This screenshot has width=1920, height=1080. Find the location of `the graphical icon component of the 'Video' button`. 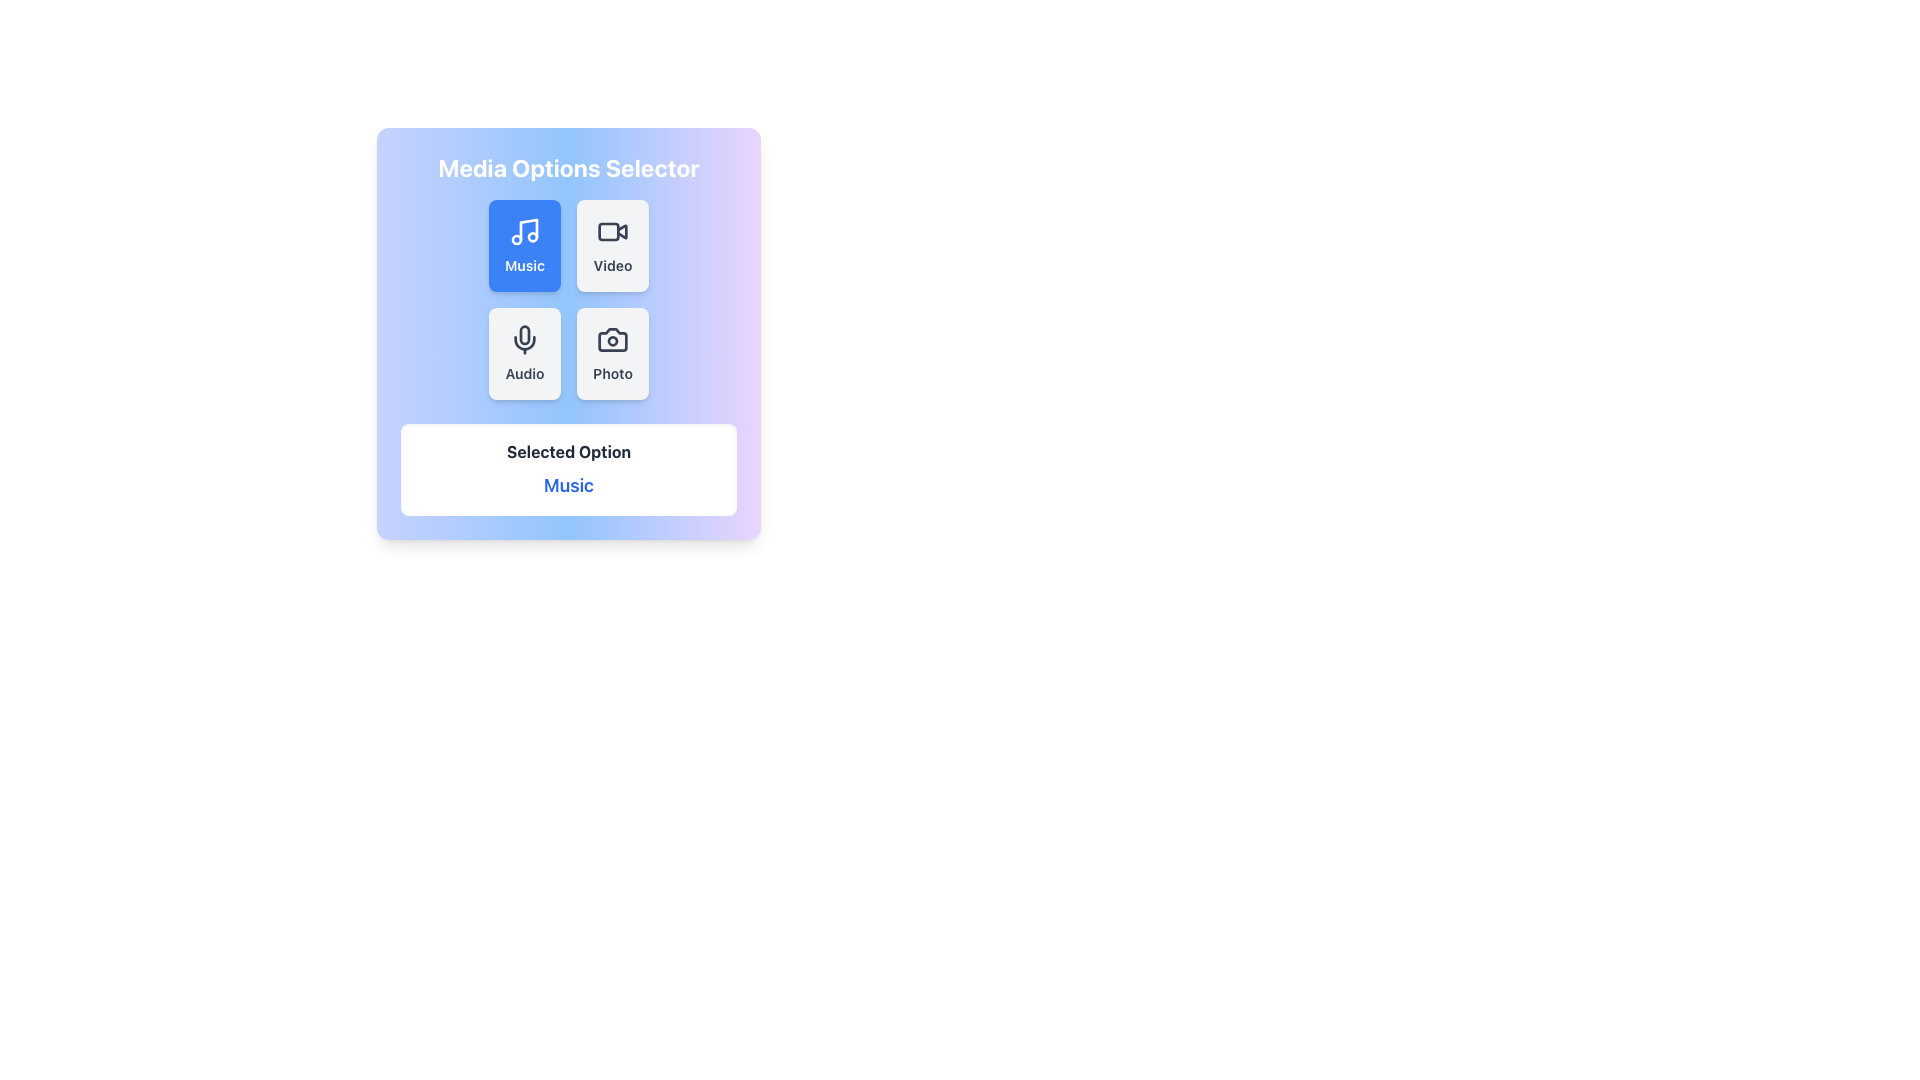

the graphical icon component of the 'Video' button is located at coordinates (608, 230).